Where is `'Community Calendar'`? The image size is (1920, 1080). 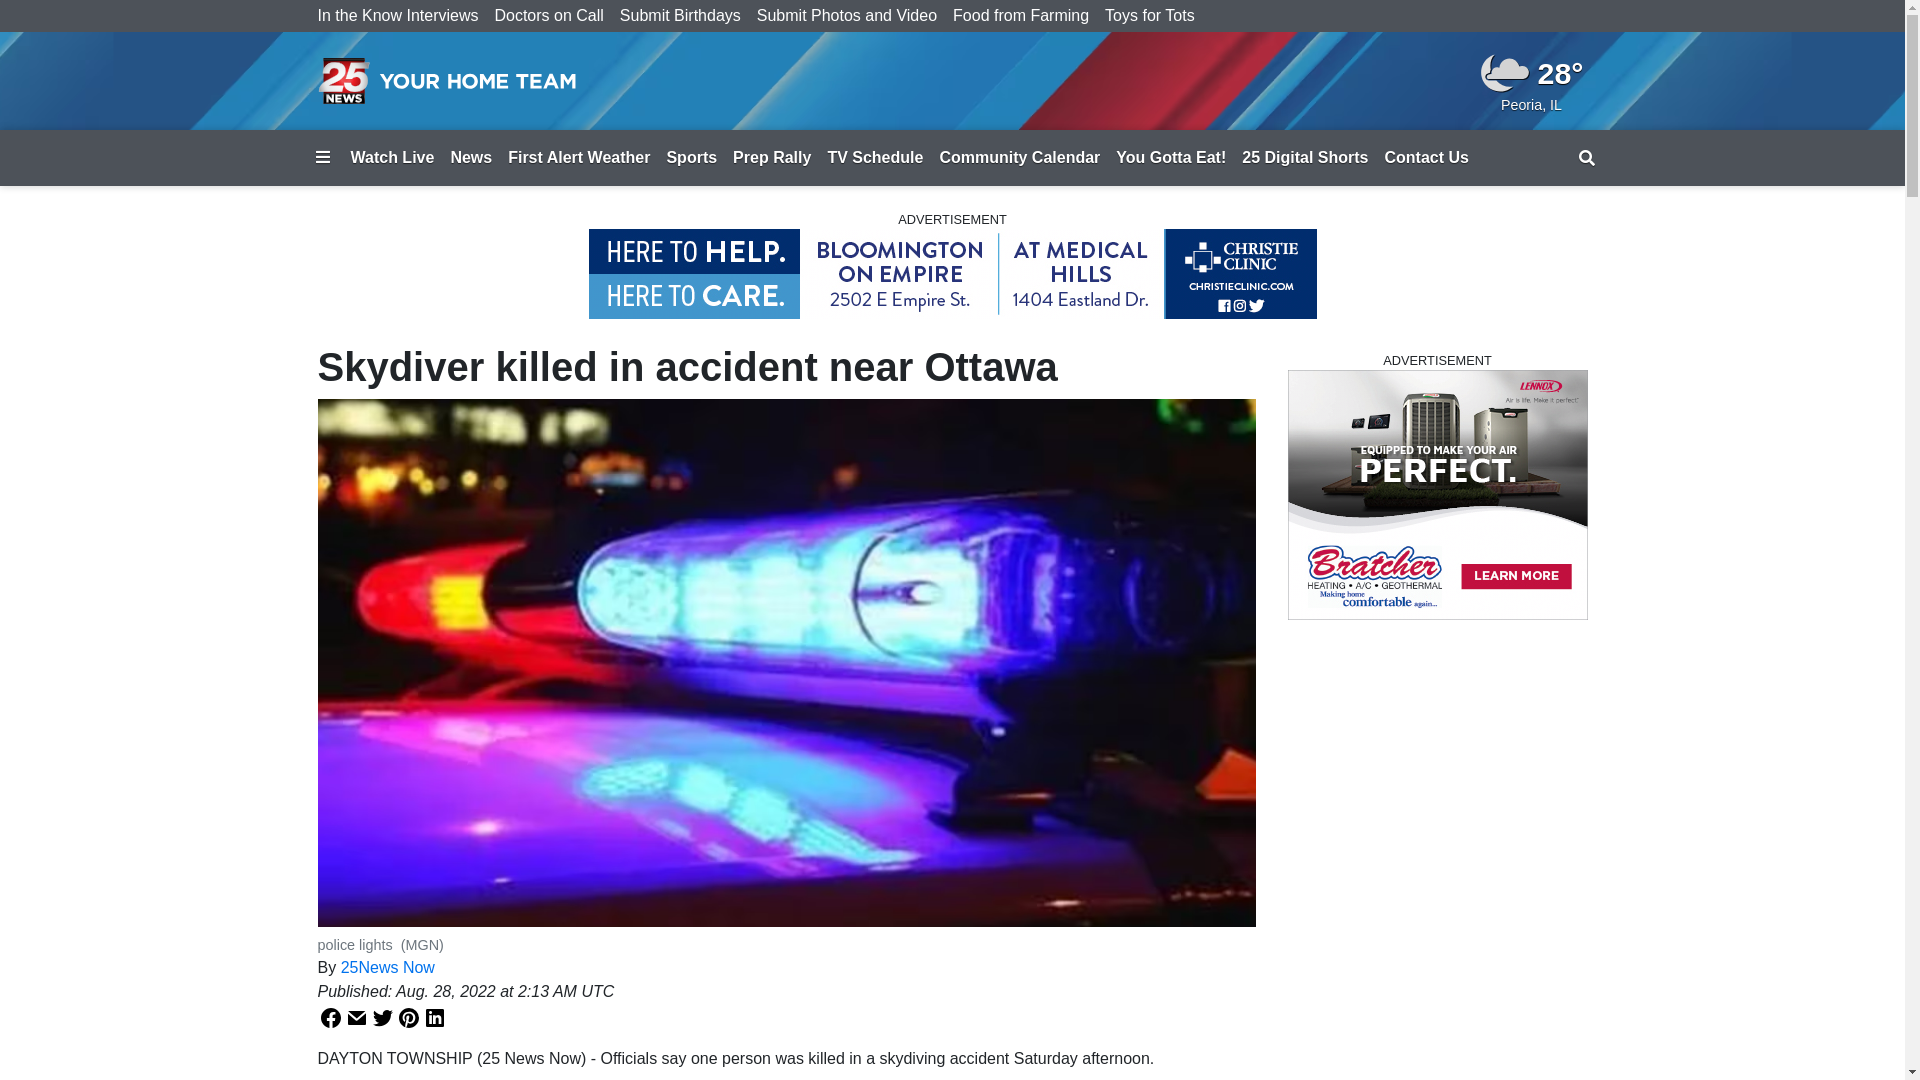
'Community Calendar' is located at coordinates (1019, 157).